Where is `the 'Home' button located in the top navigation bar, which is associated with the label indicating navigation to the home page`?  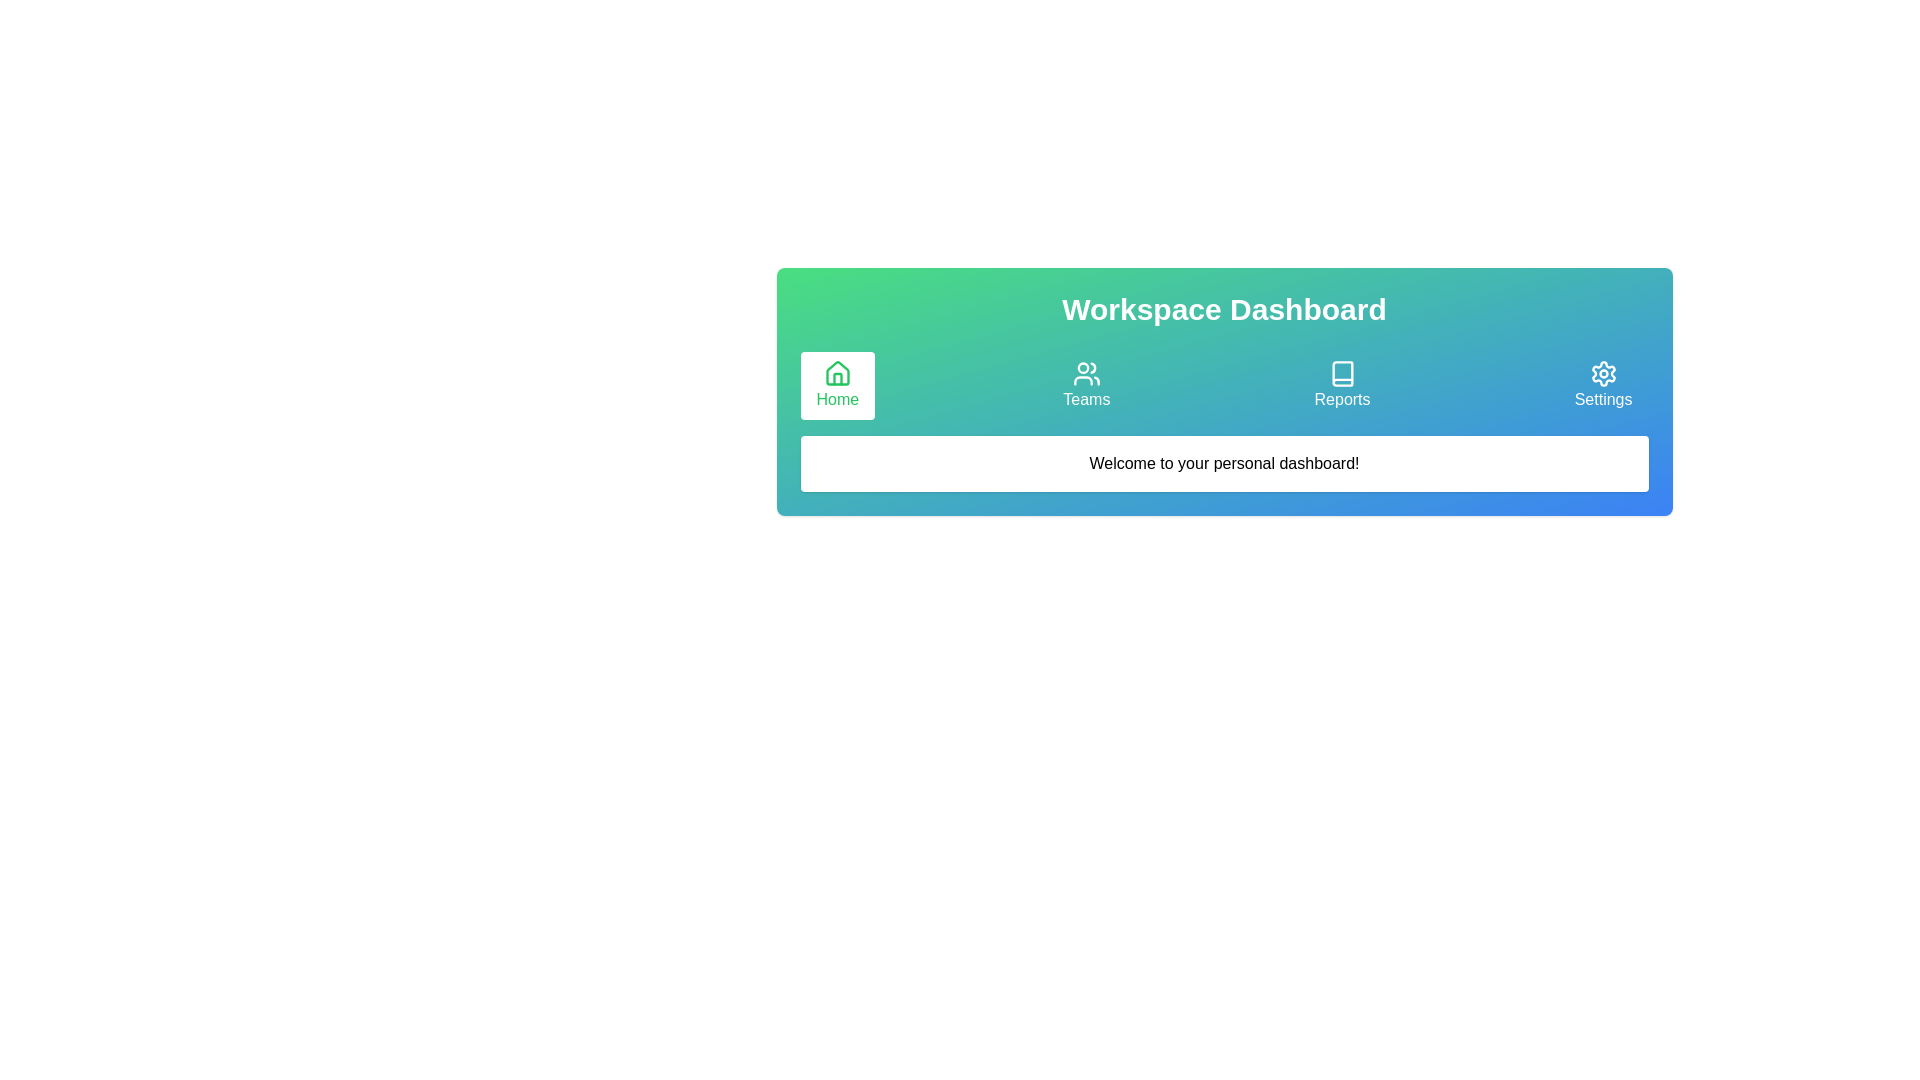 the 'Home' button located in the top navigation bar, which is associated with the label indicating navigation to the home page is located at coordinates (837, 400).